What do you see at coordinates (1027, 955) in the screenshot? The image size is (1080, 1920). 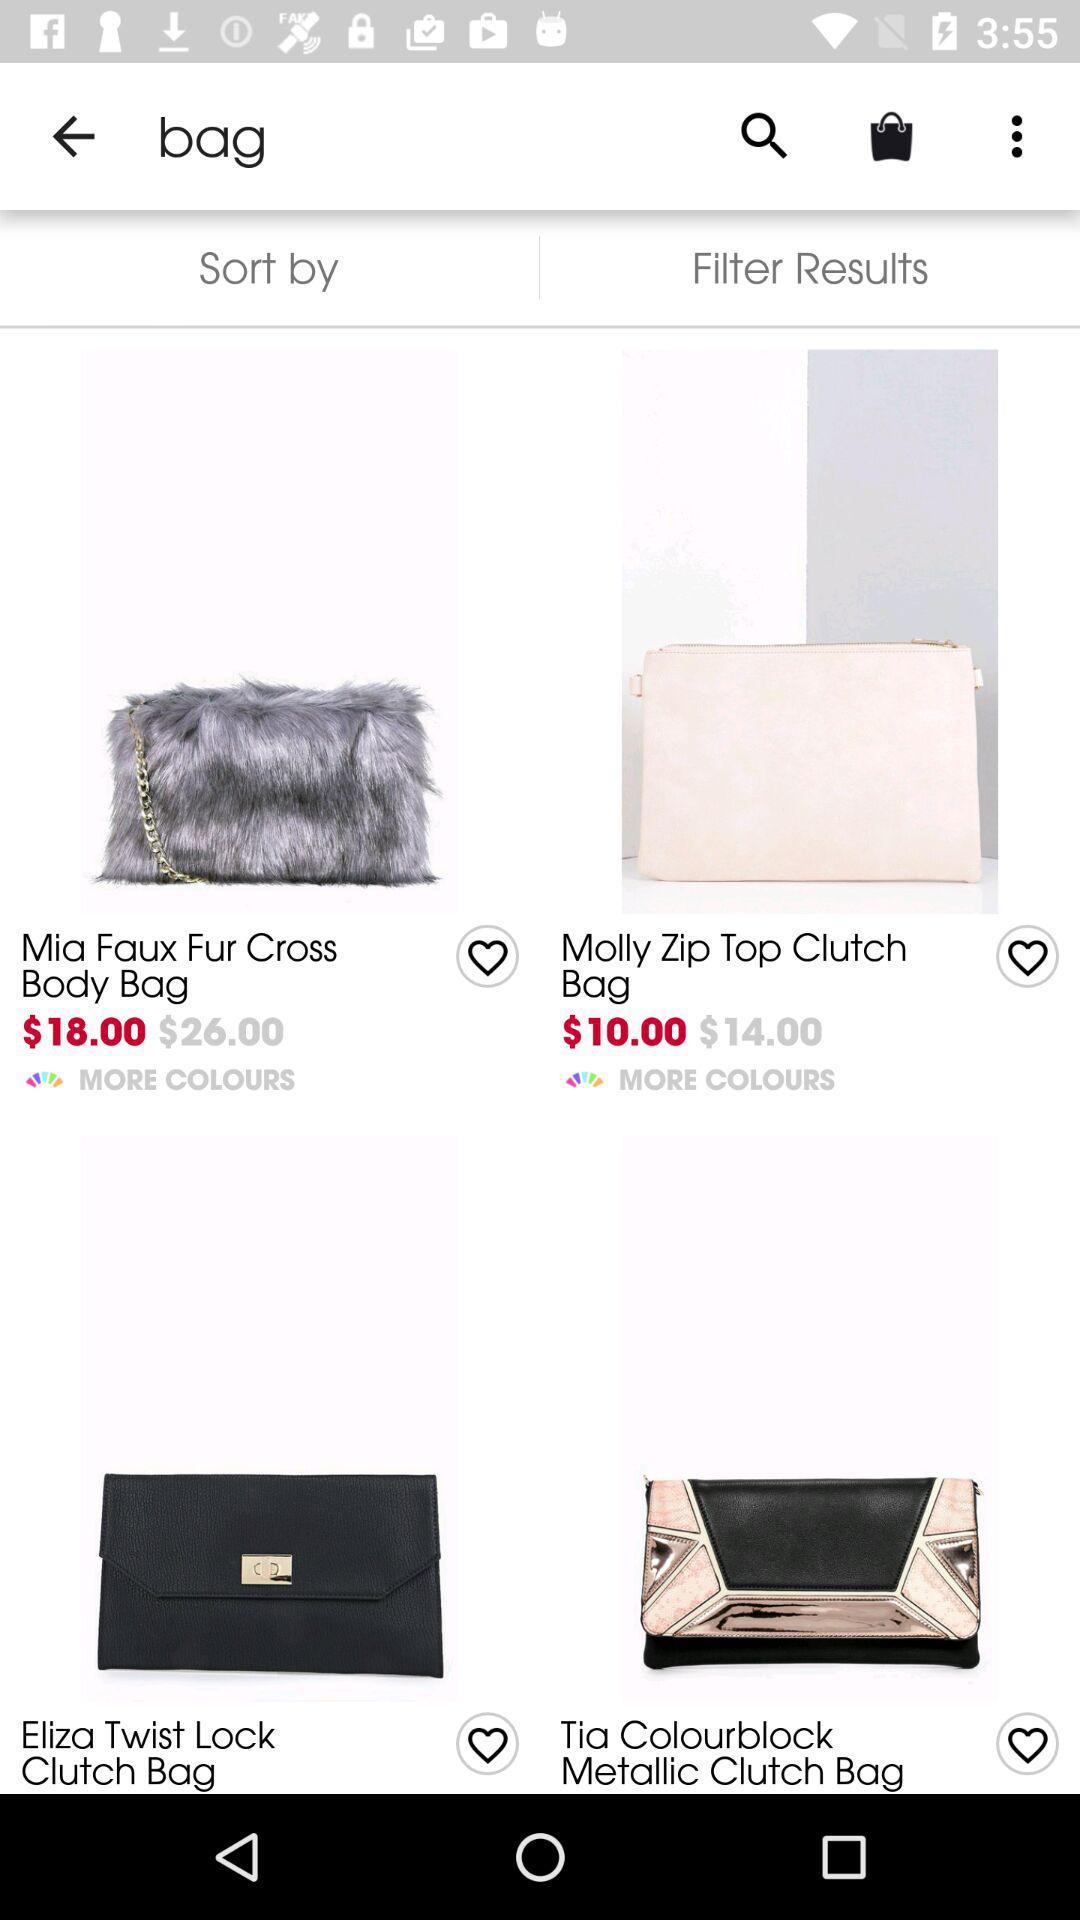 I see `this item` at bounding box center [1027, 955].